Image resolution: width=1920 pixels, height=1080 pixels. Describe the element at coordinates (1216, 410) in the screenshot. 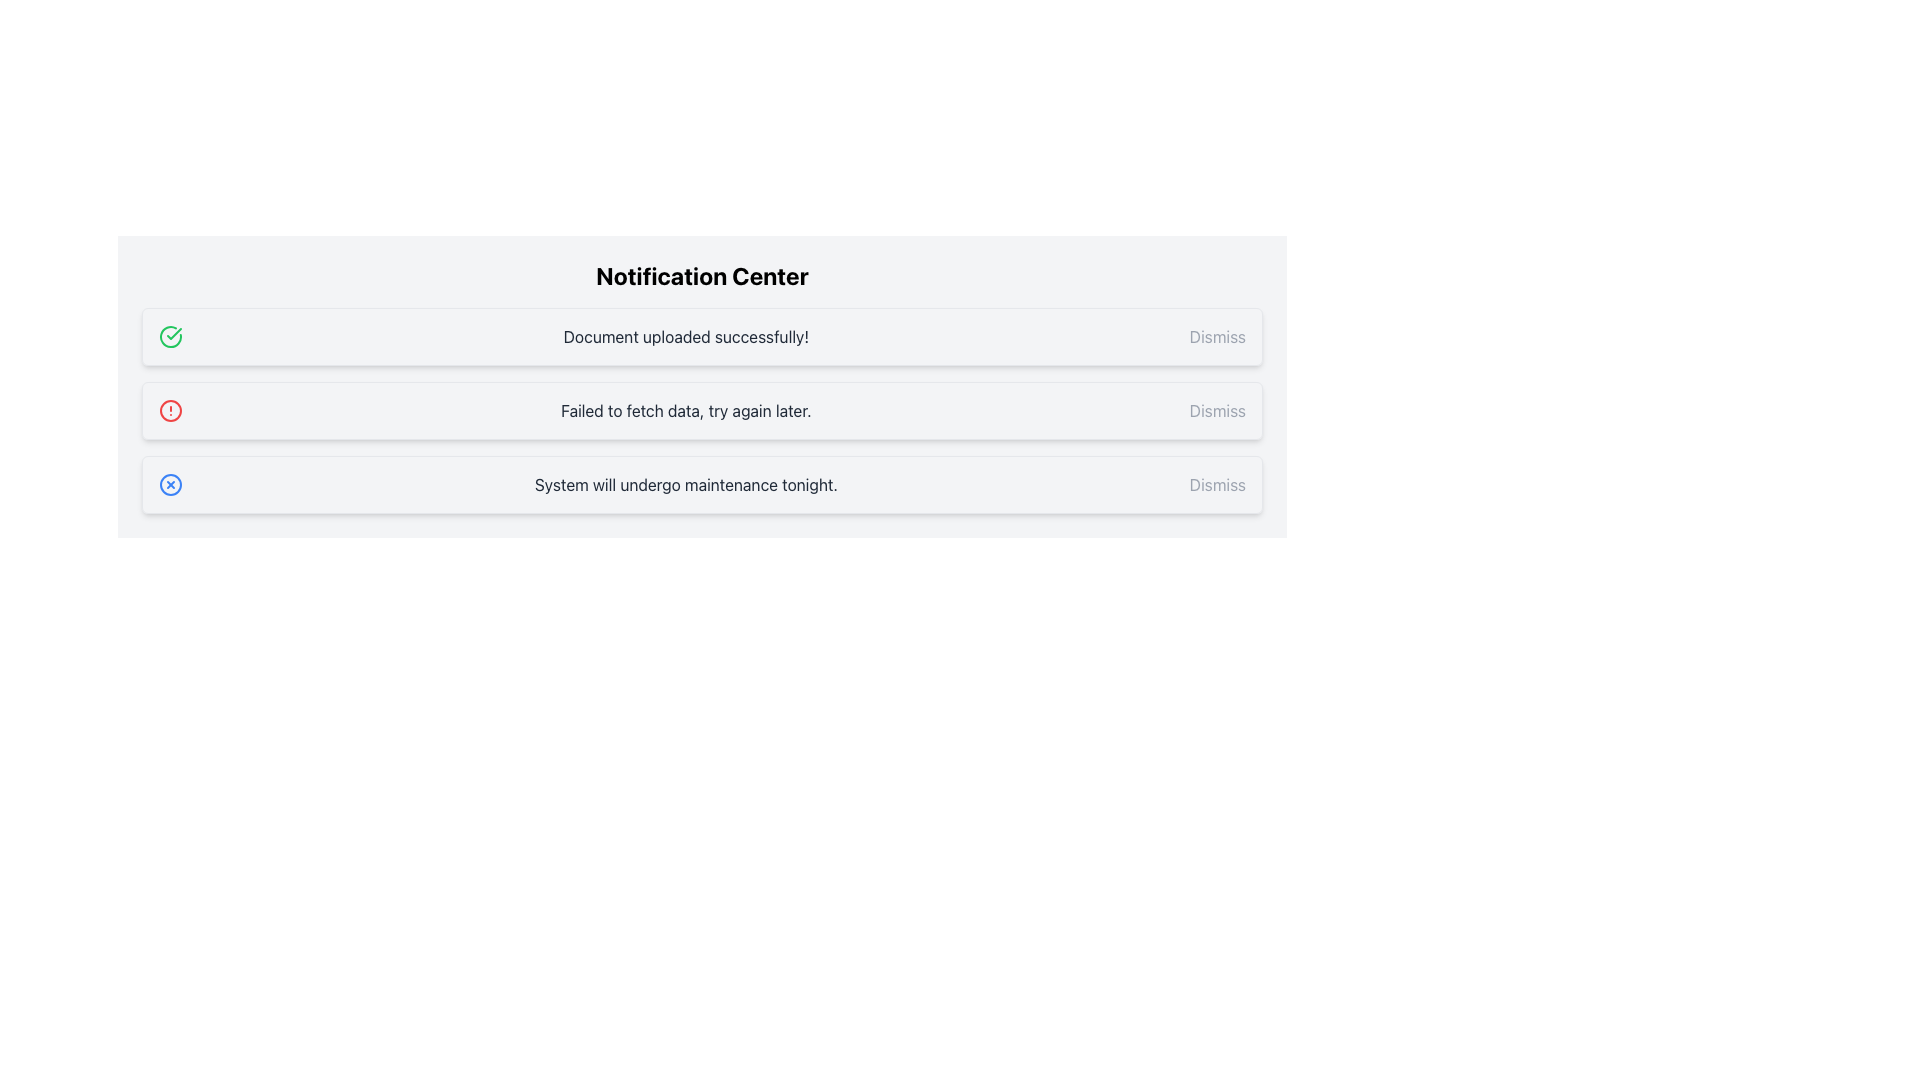

I see `the dismiss button located on the rightmost side of the notification box displaying 'Failed to fetch data, try again later.'` at that location.